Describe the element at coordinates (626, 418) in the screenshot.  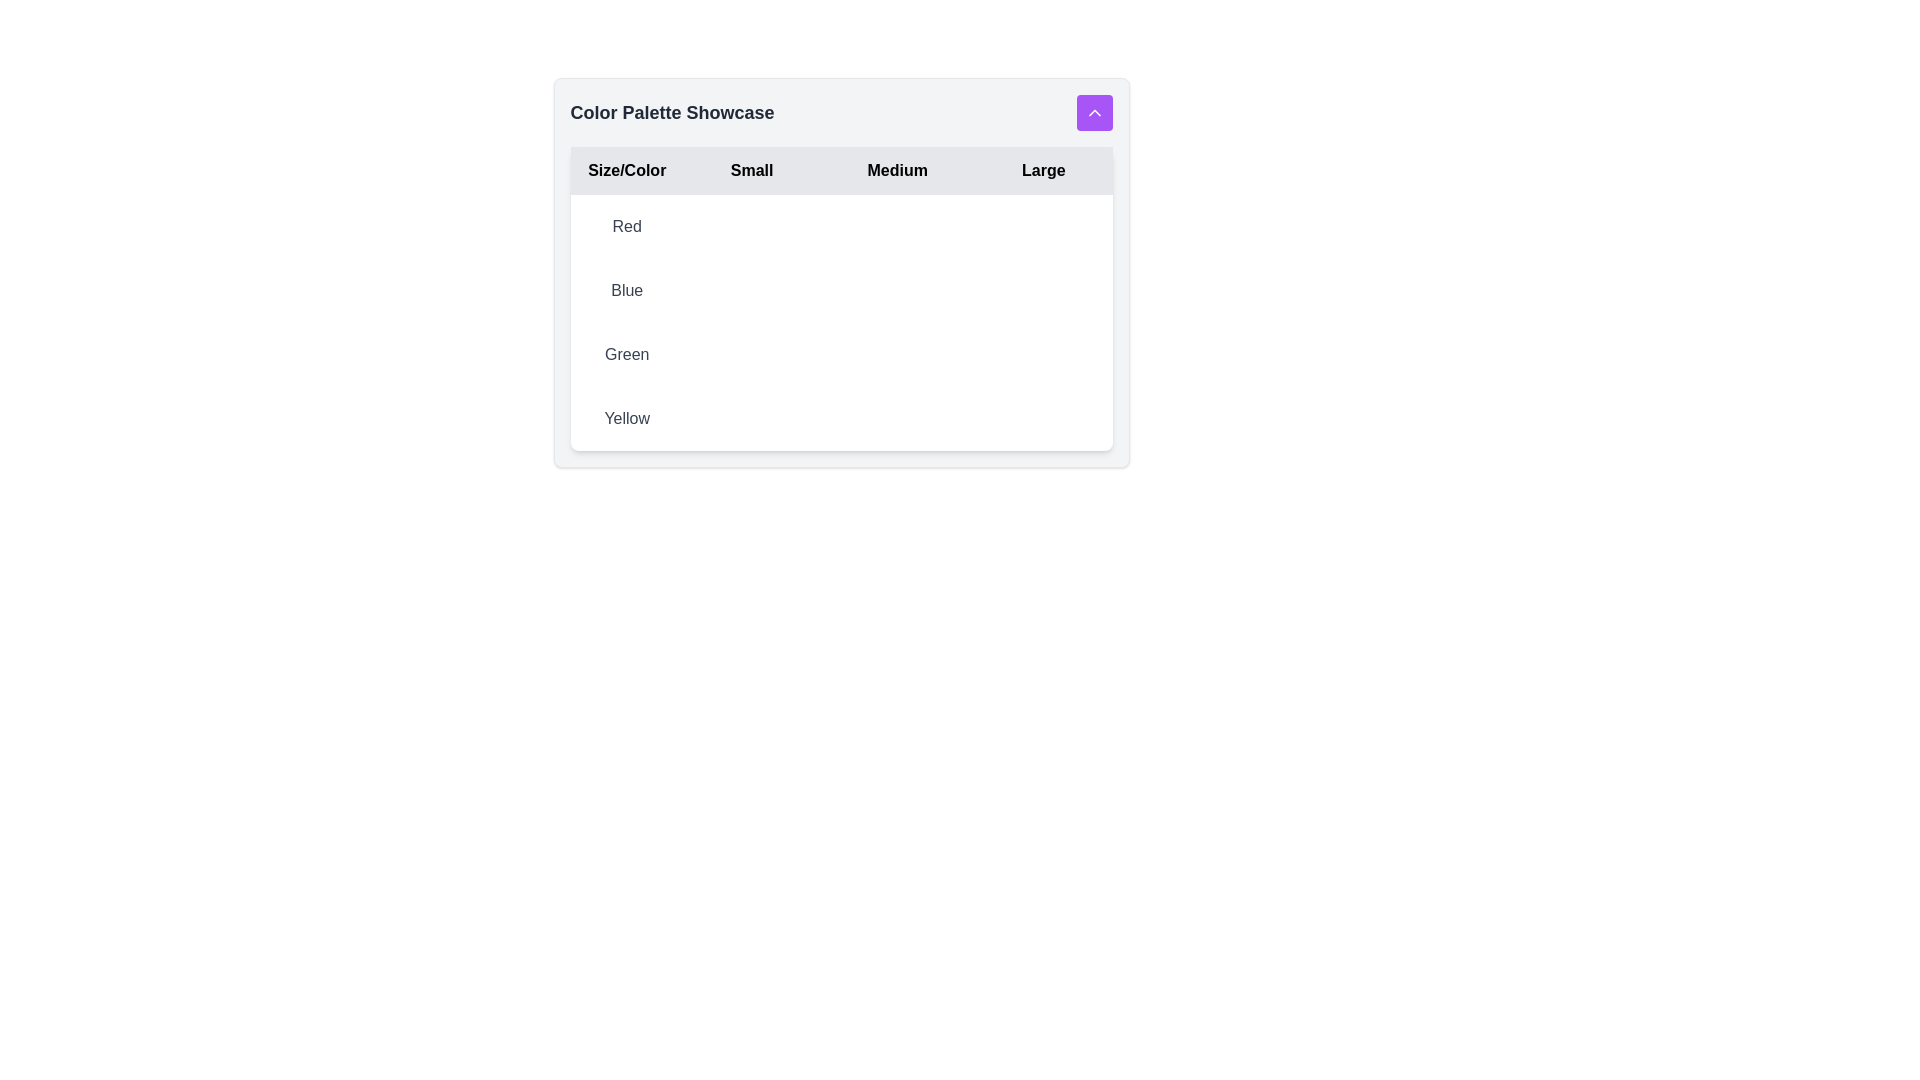
I see `label indicating the color 'Yellow' located in the bottommost row of the table under the 'Size/Color' column` at that location.